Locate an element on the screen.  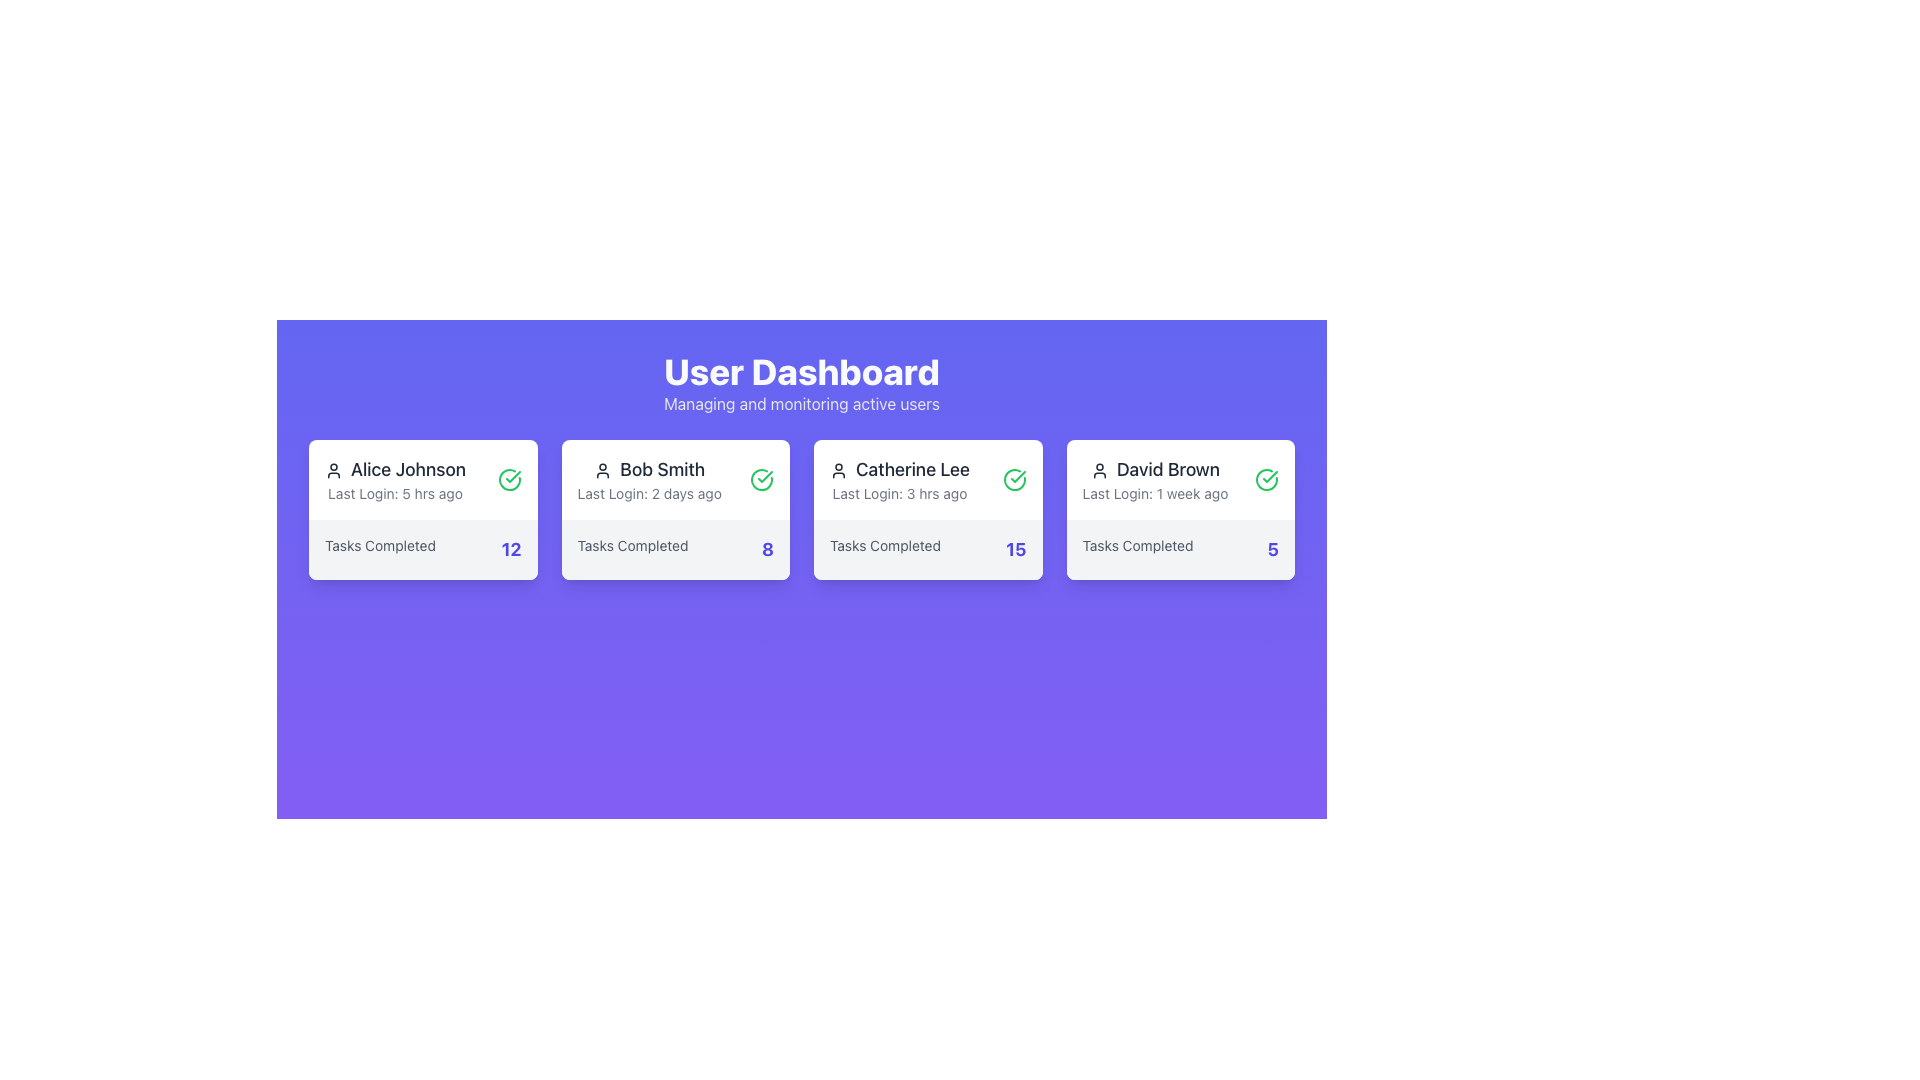
information displayed in the composite information display component showing the user's name 'Catherine Lee' and last login time 'Last Login: 3 hrs ago', along with the user profile icon is located at coordinates (927, 479).